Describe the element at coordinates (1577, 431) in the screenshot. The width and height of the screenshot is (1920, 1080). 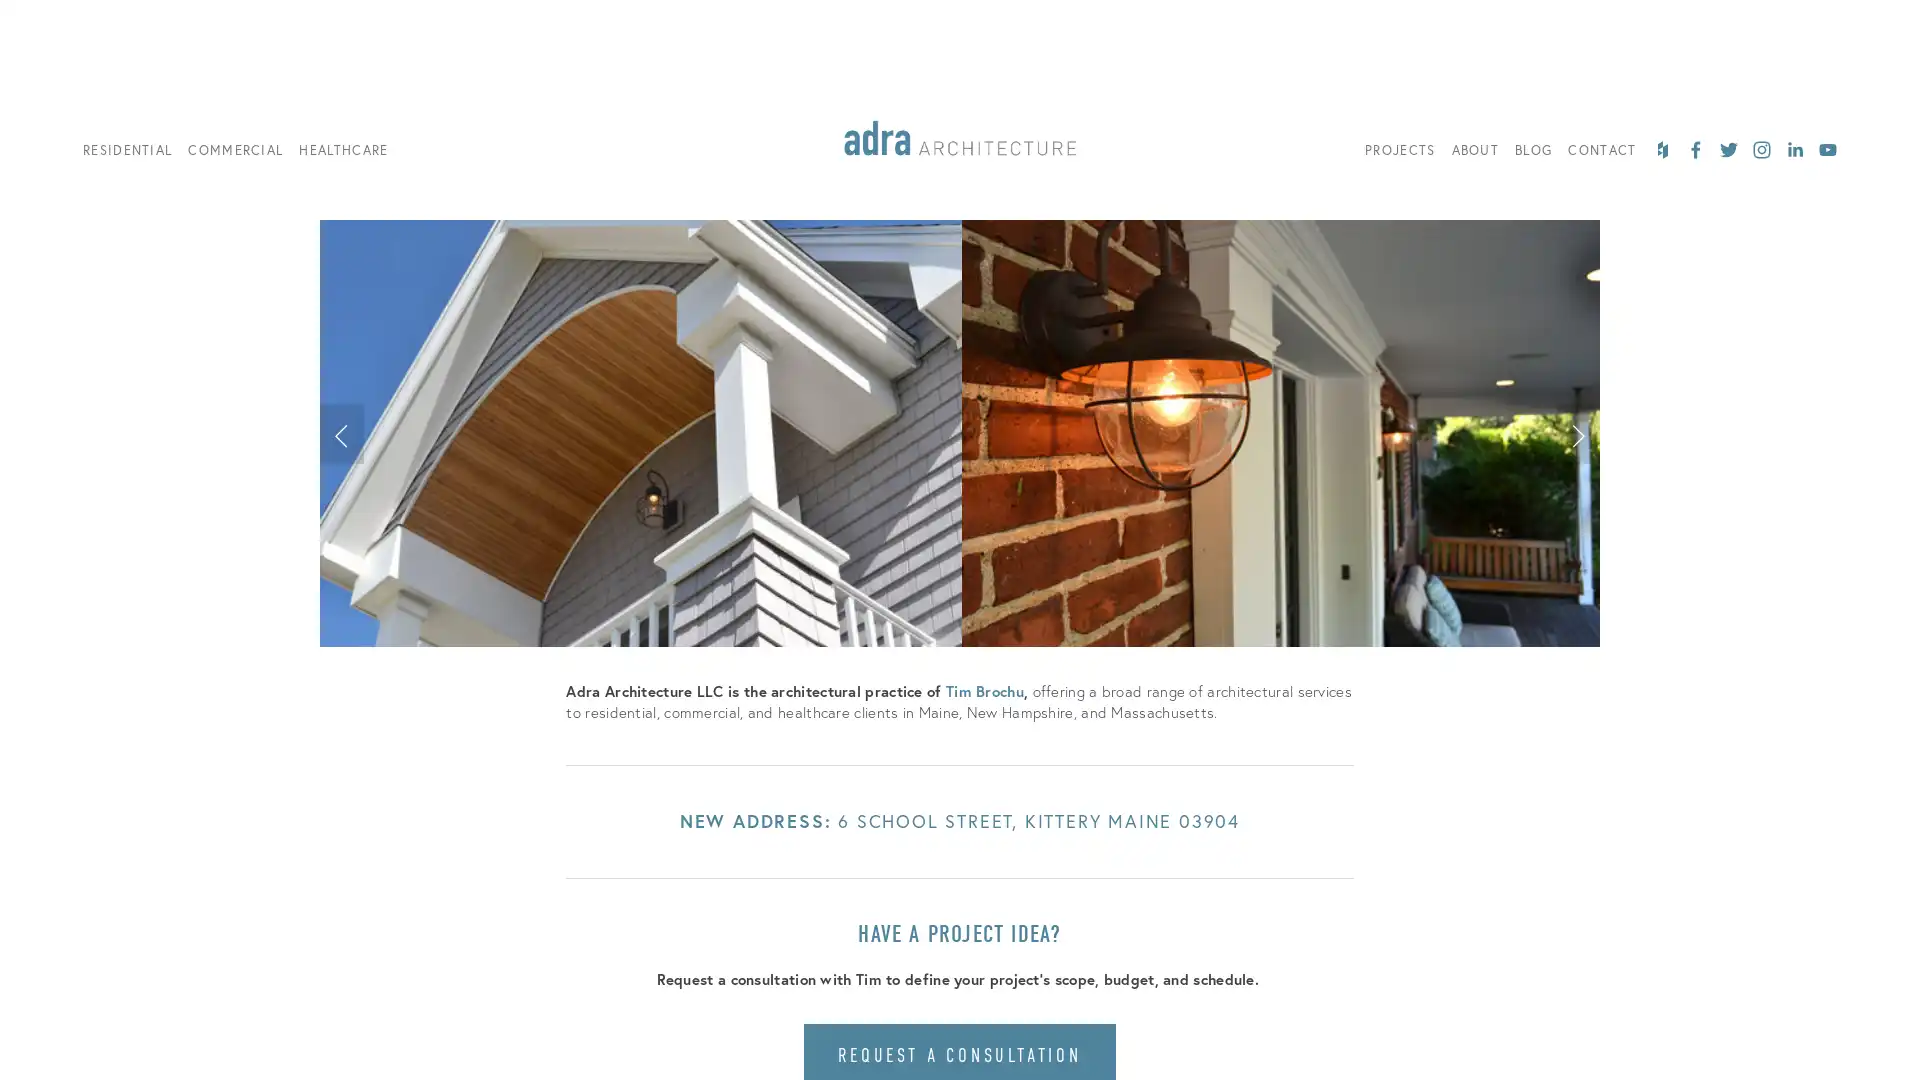
I see `Next Slide` at that location.